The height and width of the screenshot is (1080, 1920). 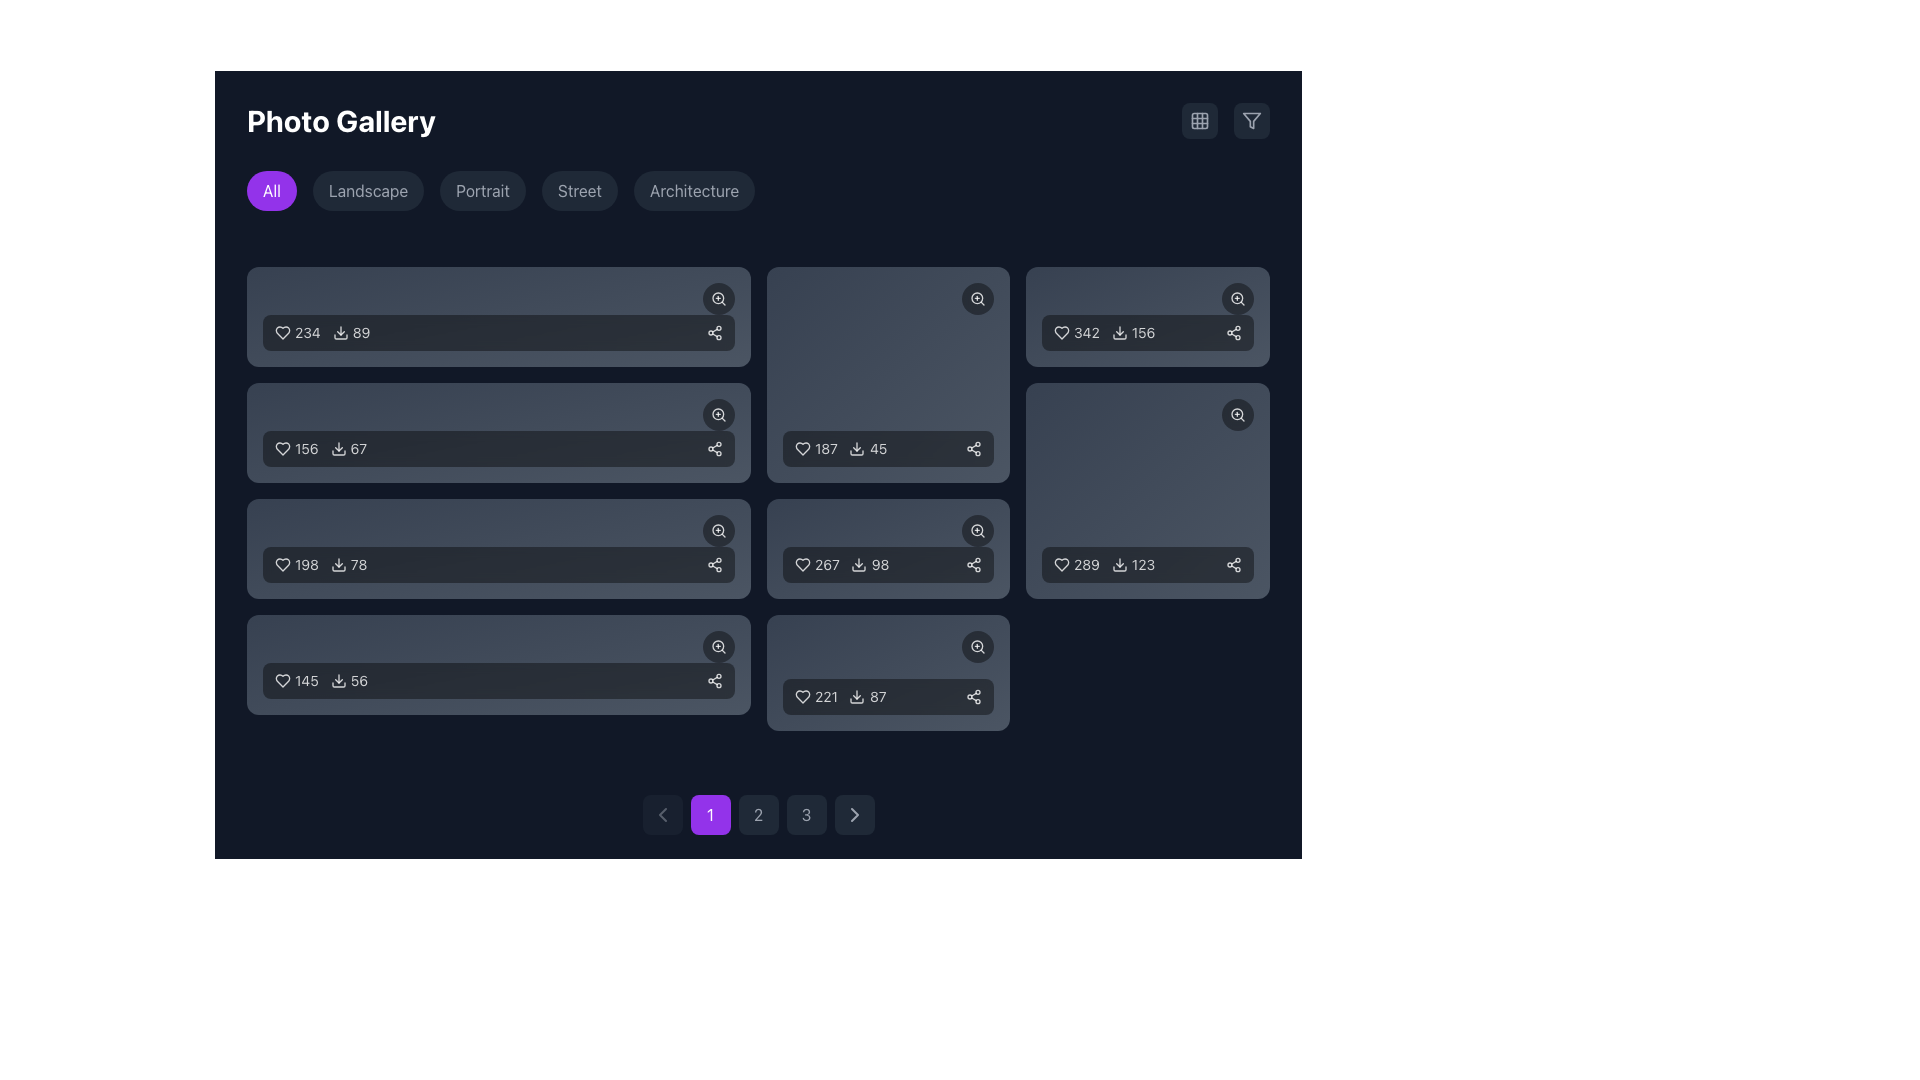 I want to click on the interactive counter element displaying '67' with a download icon to change its color to full white, so click(x=348, y=447).